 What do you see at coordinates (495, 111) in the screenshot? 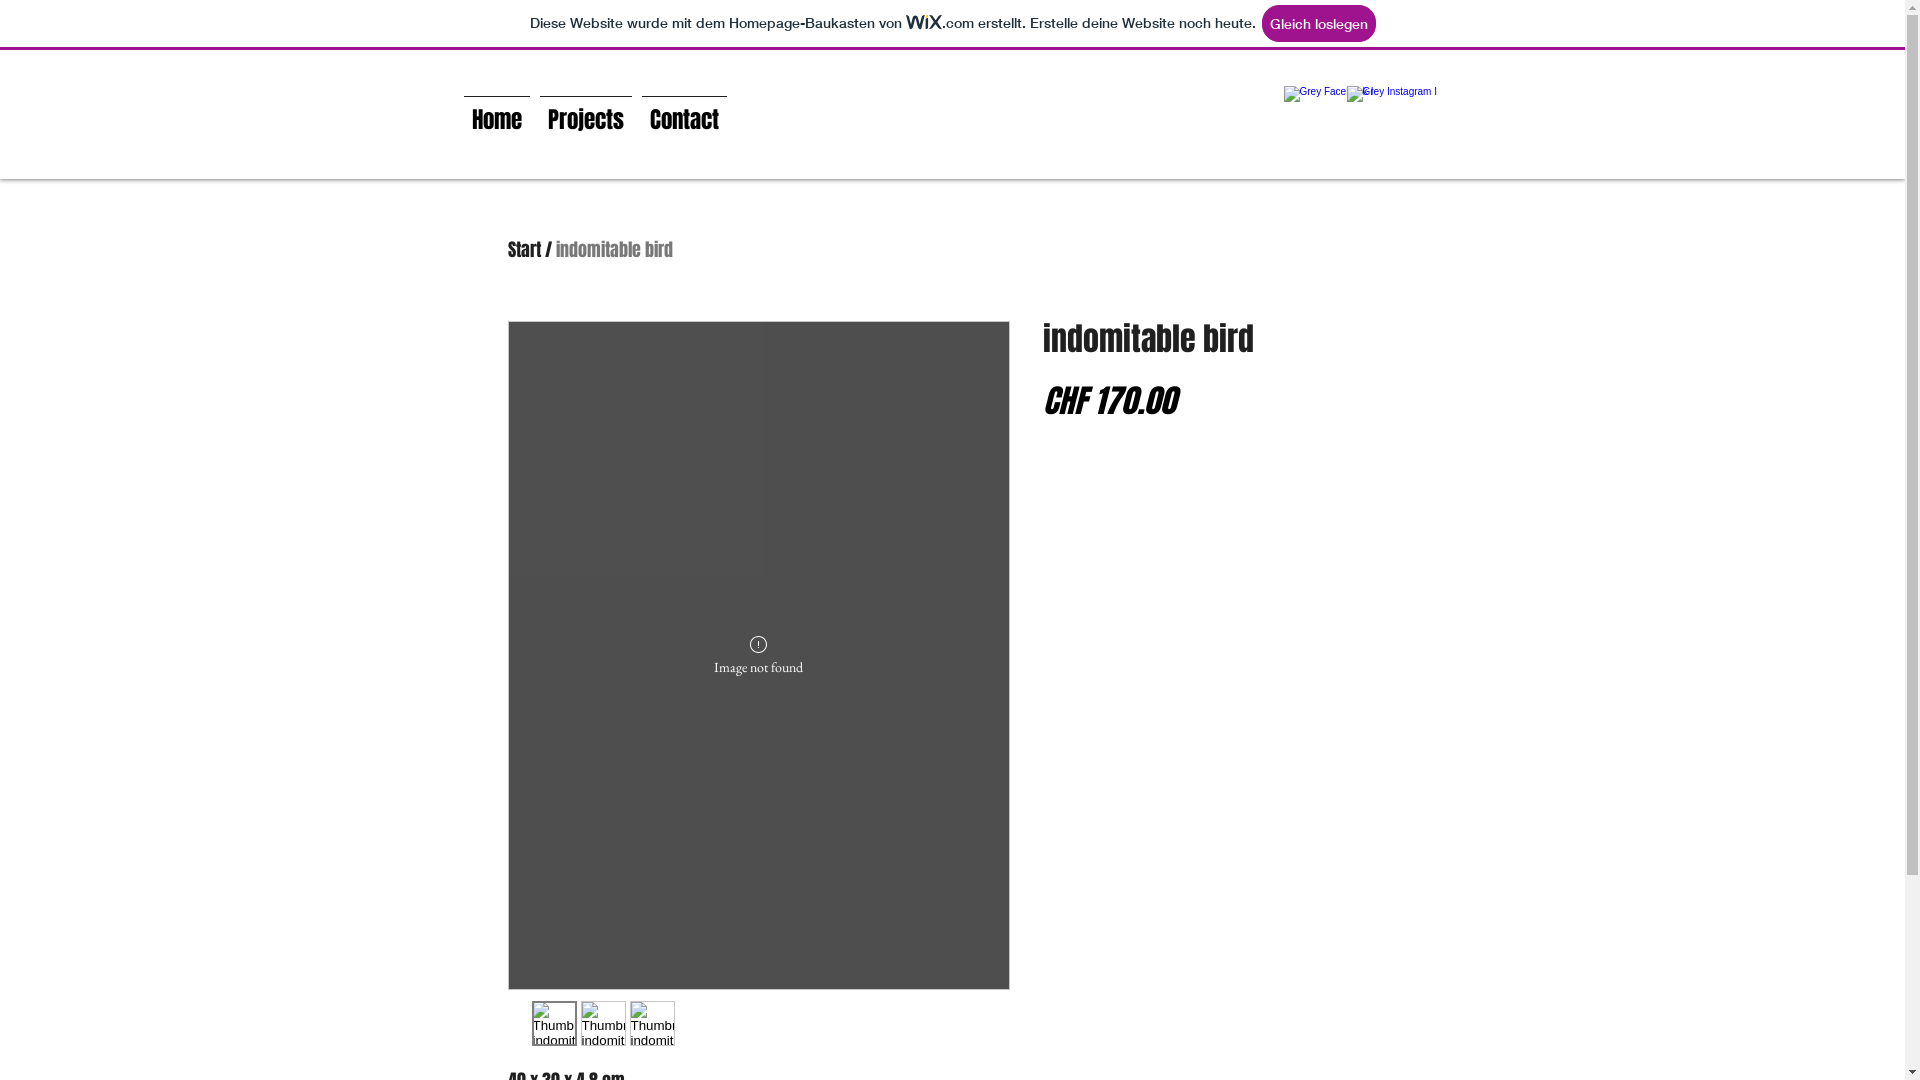
I see `'Home'` at bounding box center [495, 111].